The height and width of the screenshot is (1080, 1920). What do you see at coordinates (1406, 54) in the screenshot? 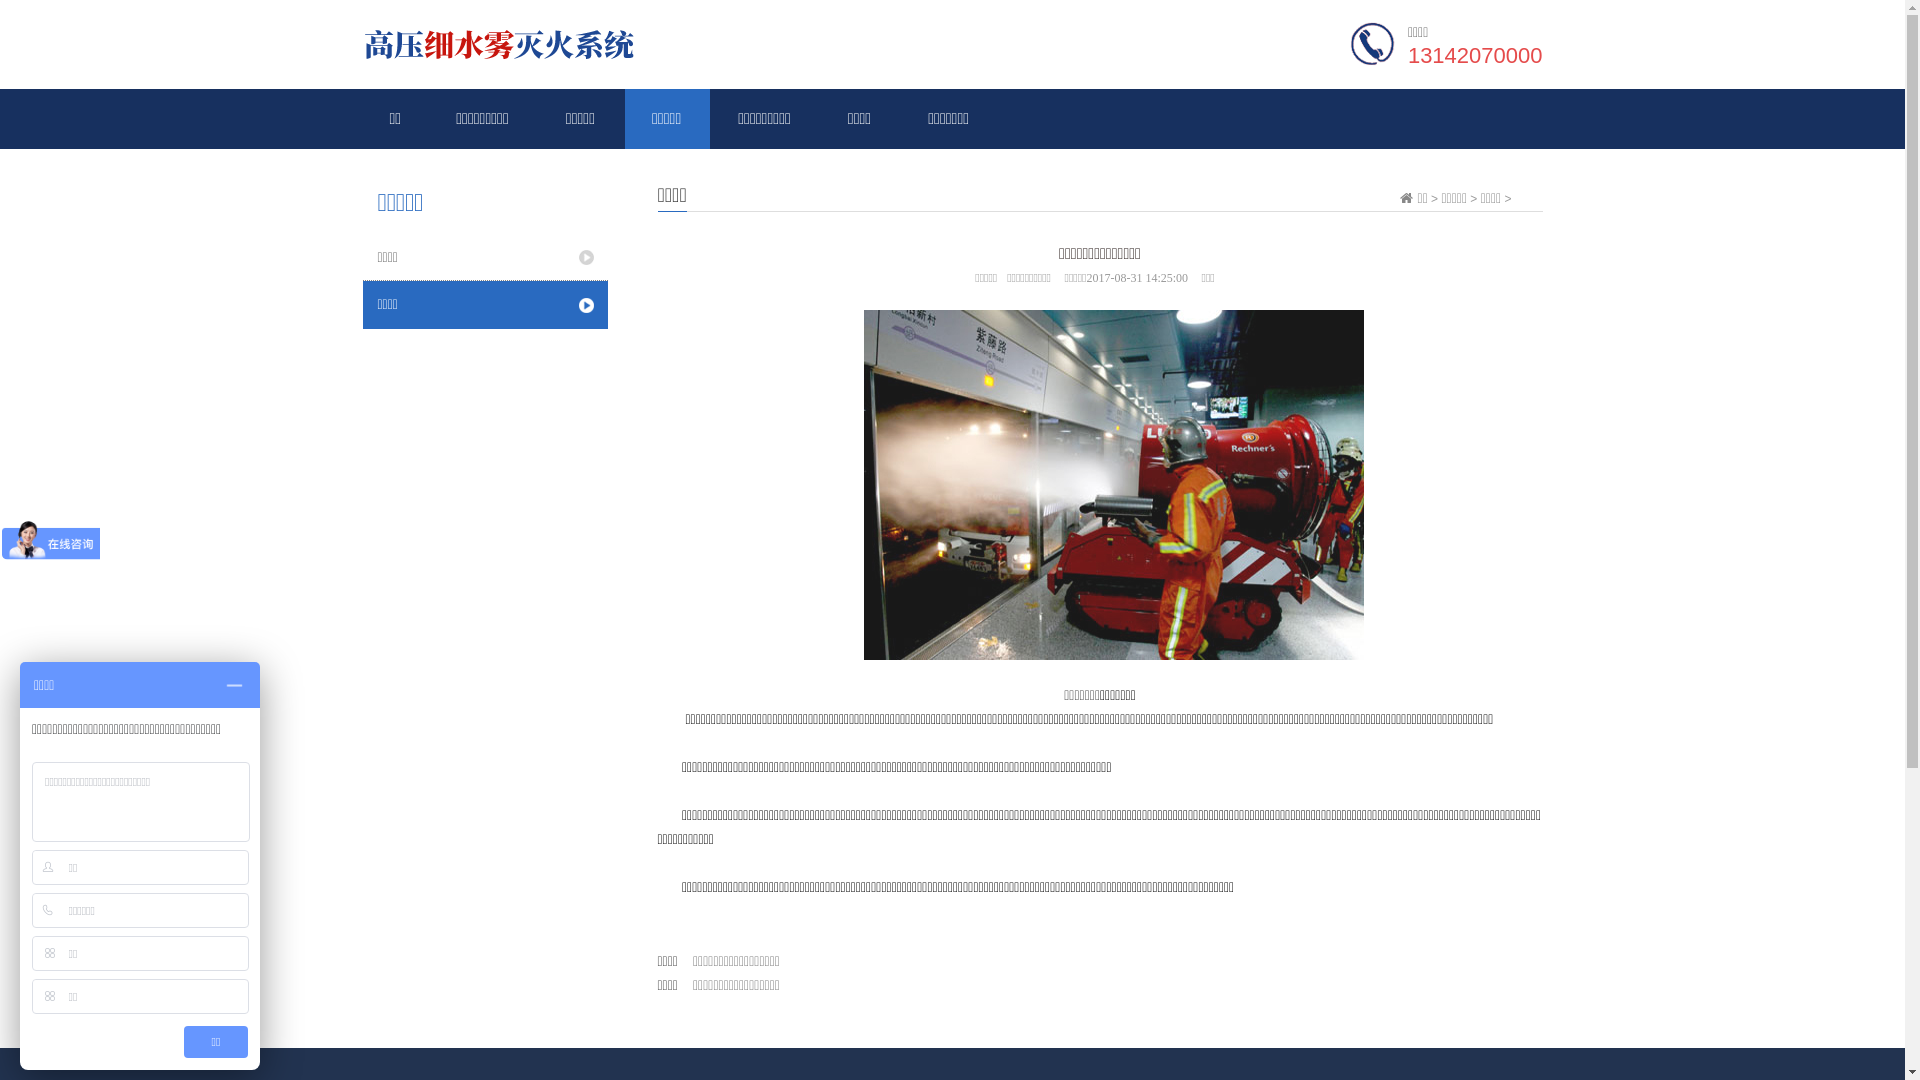
I see `'13142070000'` at bounding box center [1406, 54].